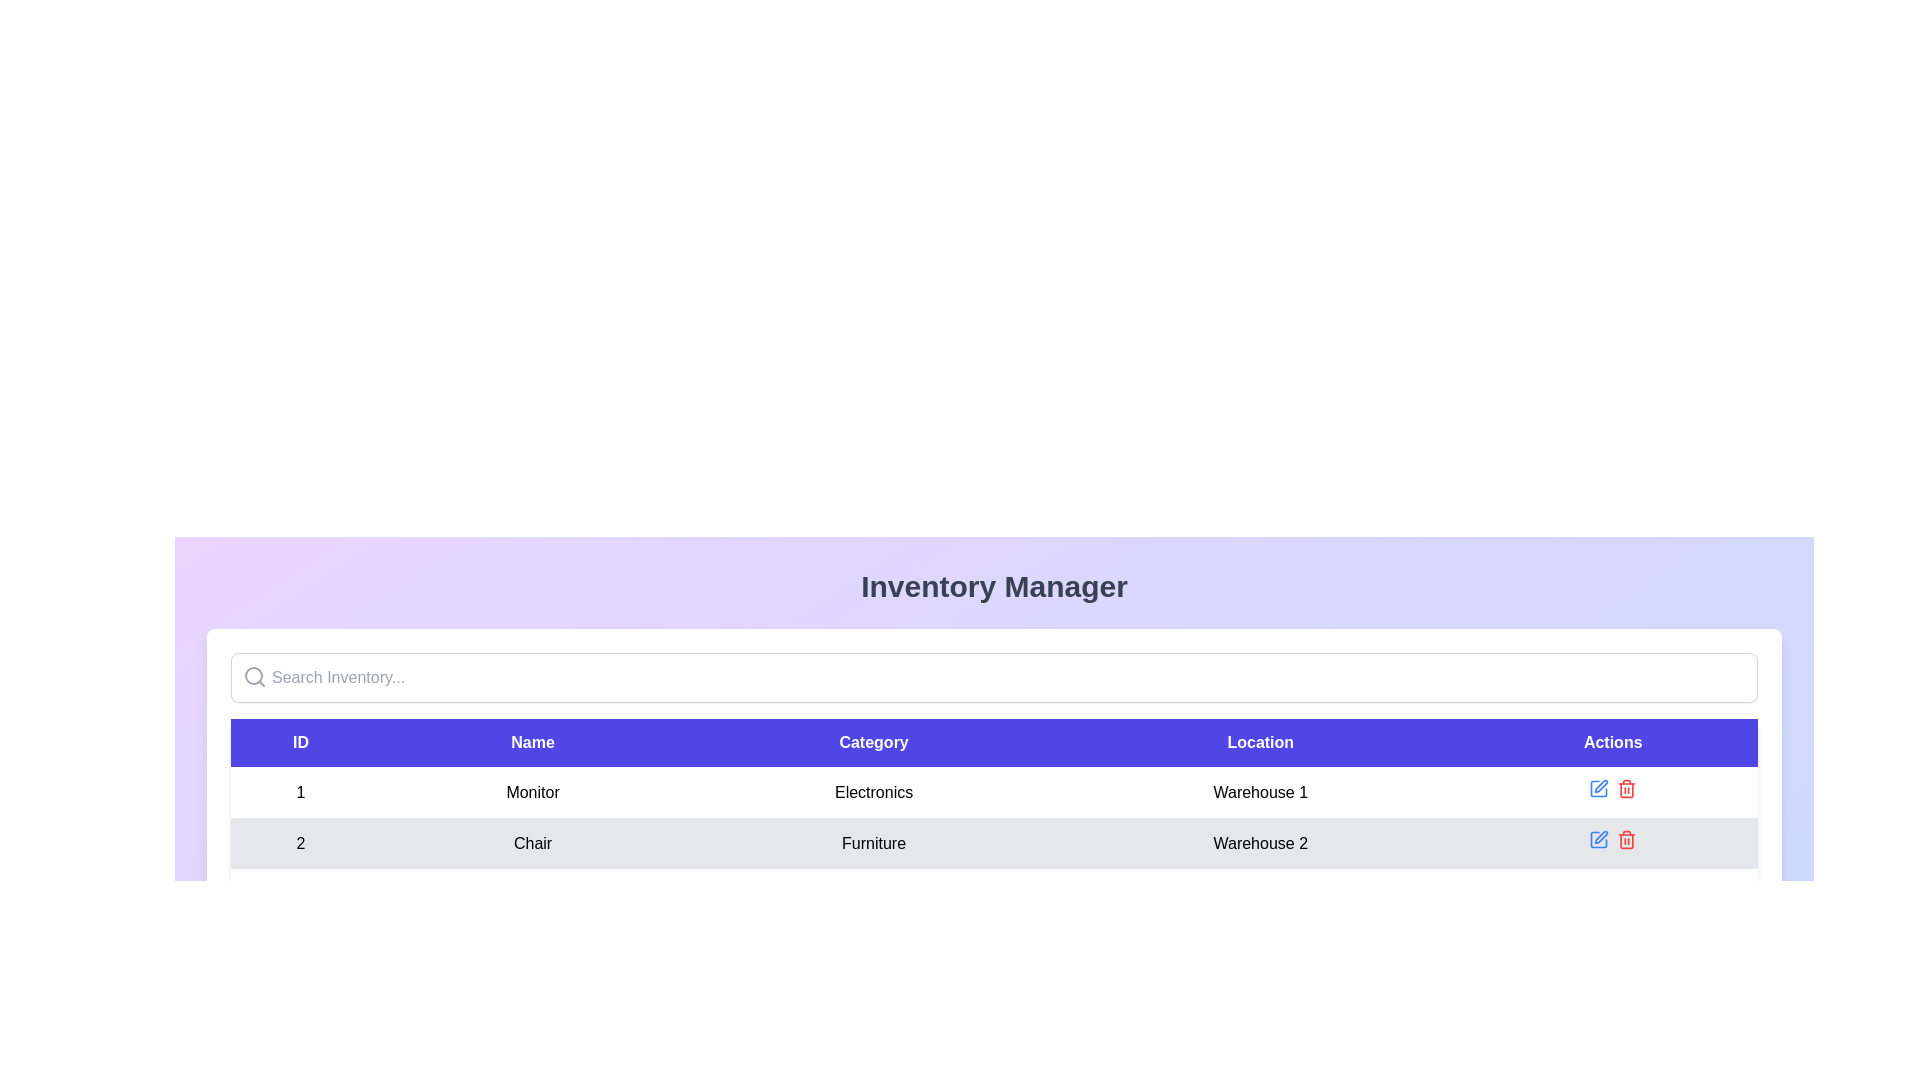 The height and width of the screenshot is (1080, 1920). What do you see at coordinates (532, 743) in the screenshot?
I see `the 'Name' column header text label in the Inventory Manager table, which is located between the 'ID' and 'Category' headers` at bounding box center [532, 743].